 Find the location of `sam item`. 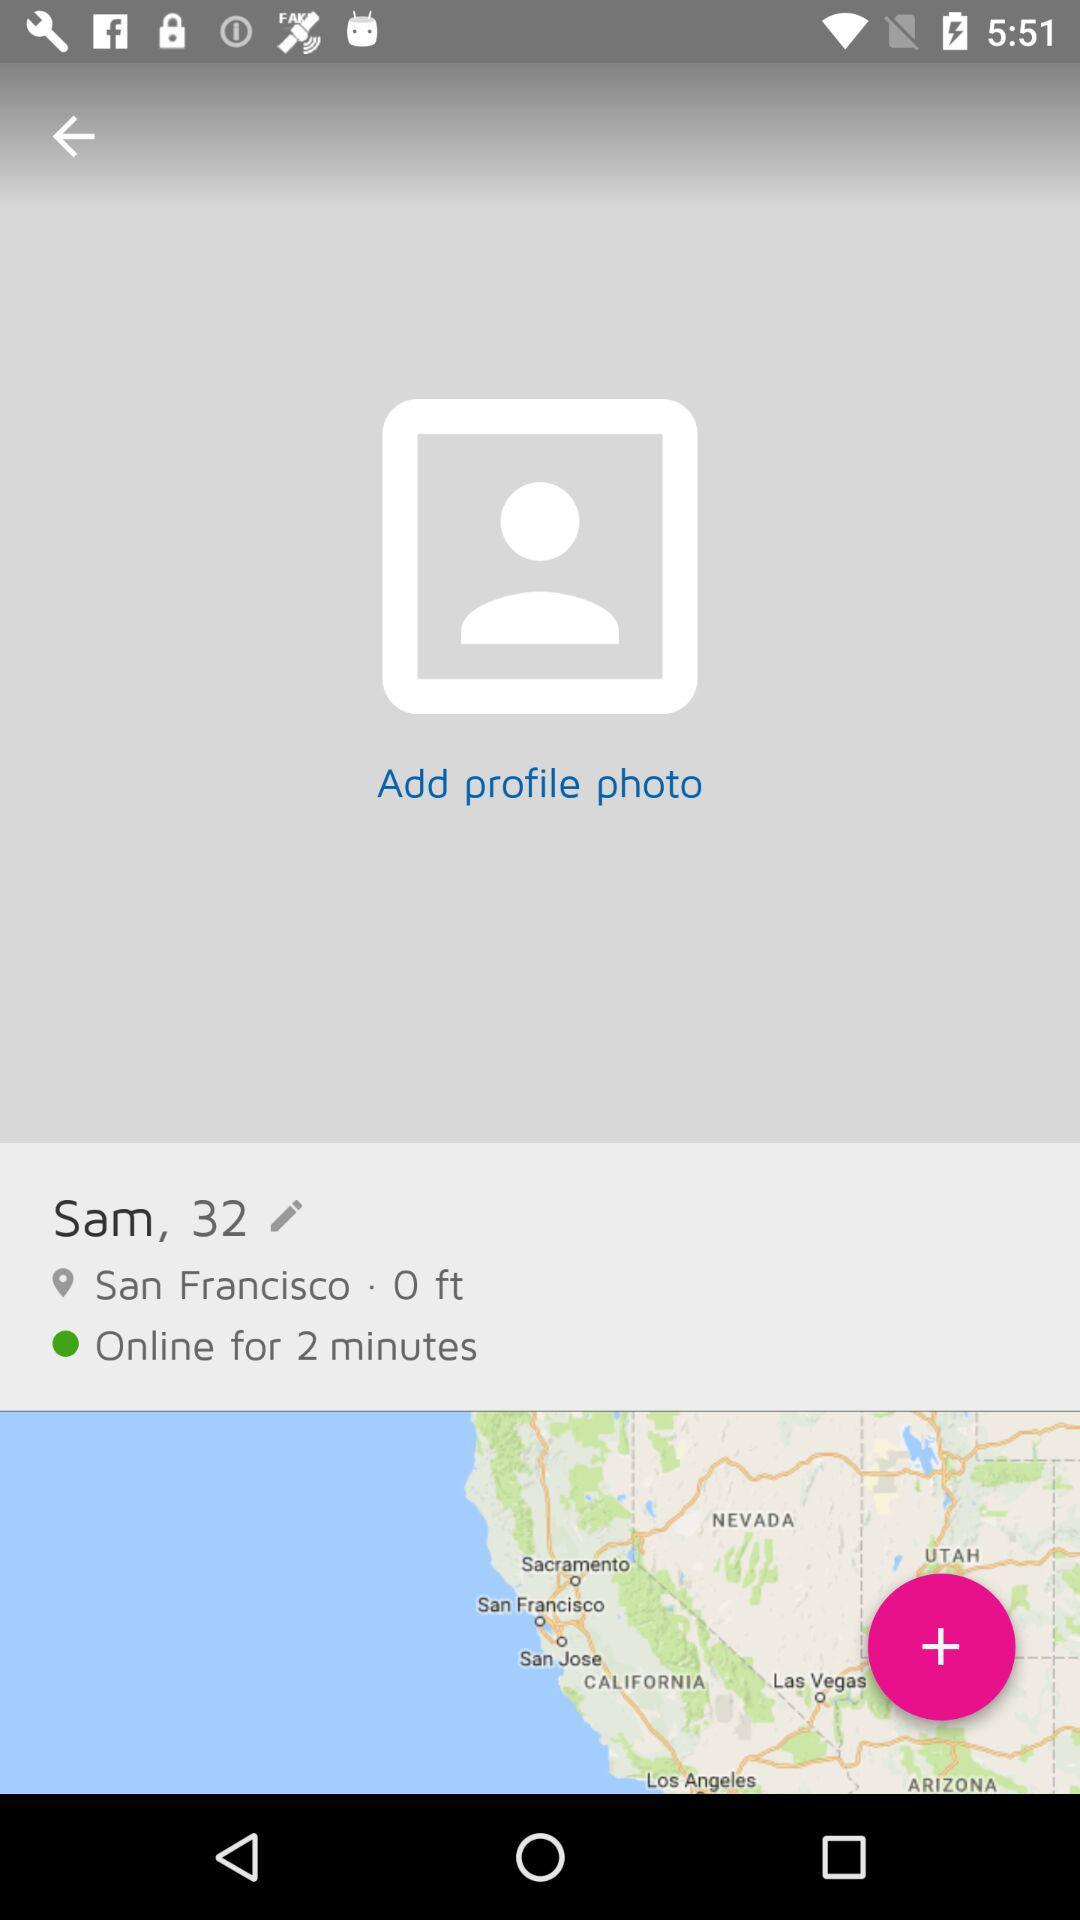

sam item is located at coordinates (103, 1215).